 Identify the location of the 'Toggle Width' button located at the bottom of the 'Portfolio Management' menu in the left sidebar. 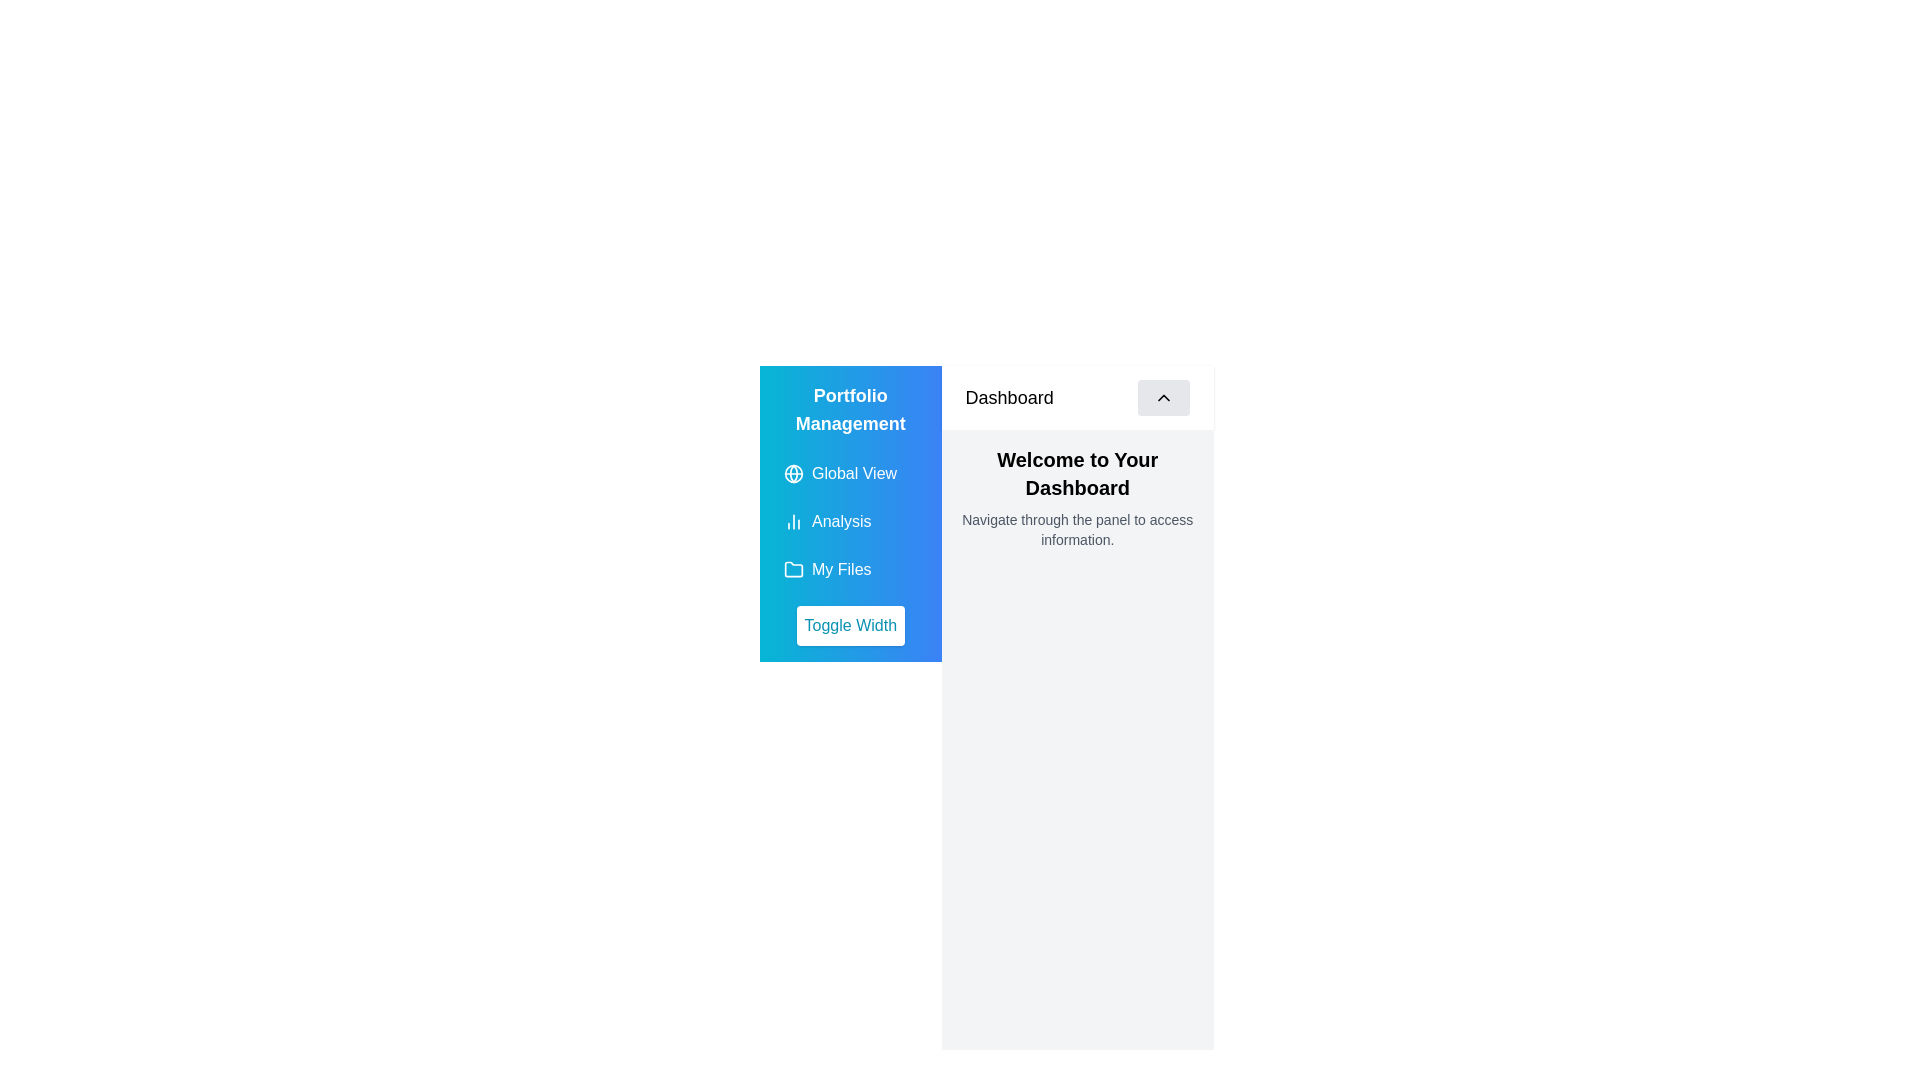
(850, 624).